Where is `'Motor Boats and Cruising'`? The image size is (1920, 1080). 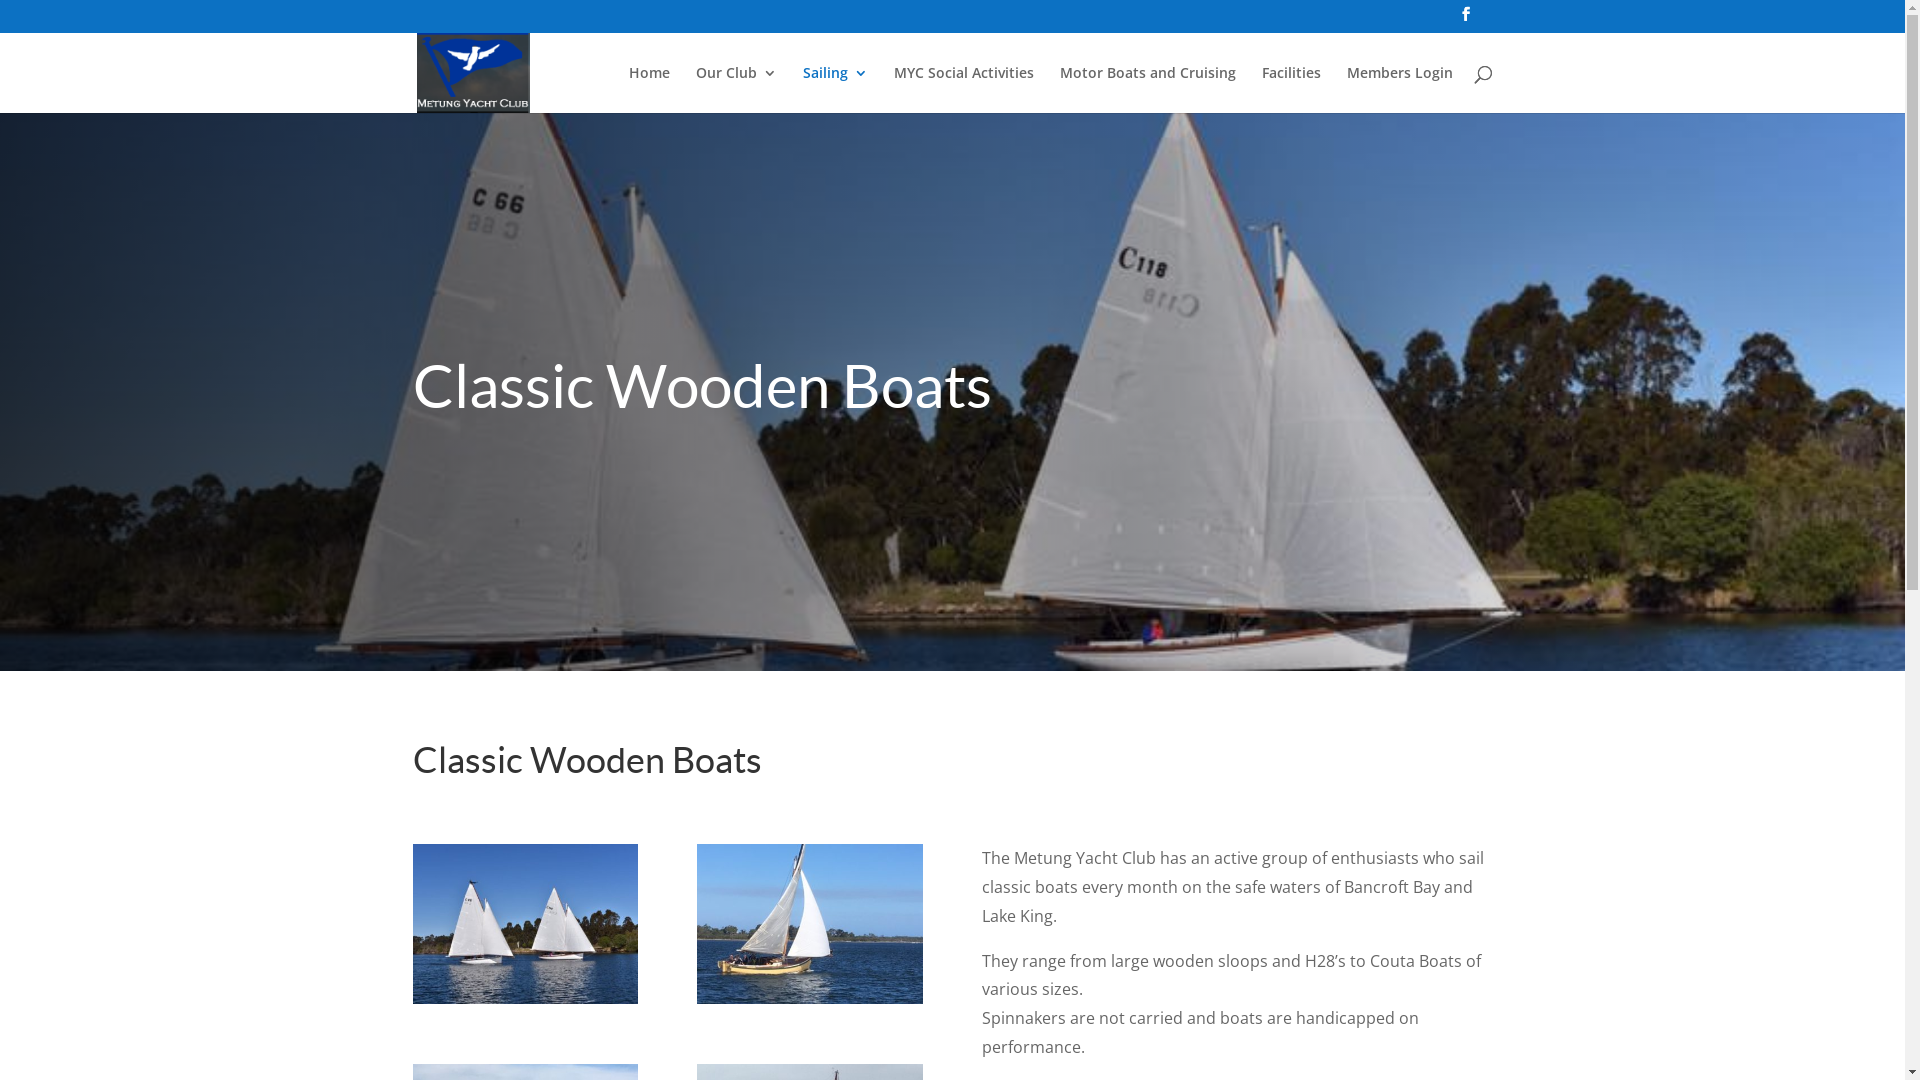
'Motor Boats and Cruising' is located at coordinates (1147, 88).